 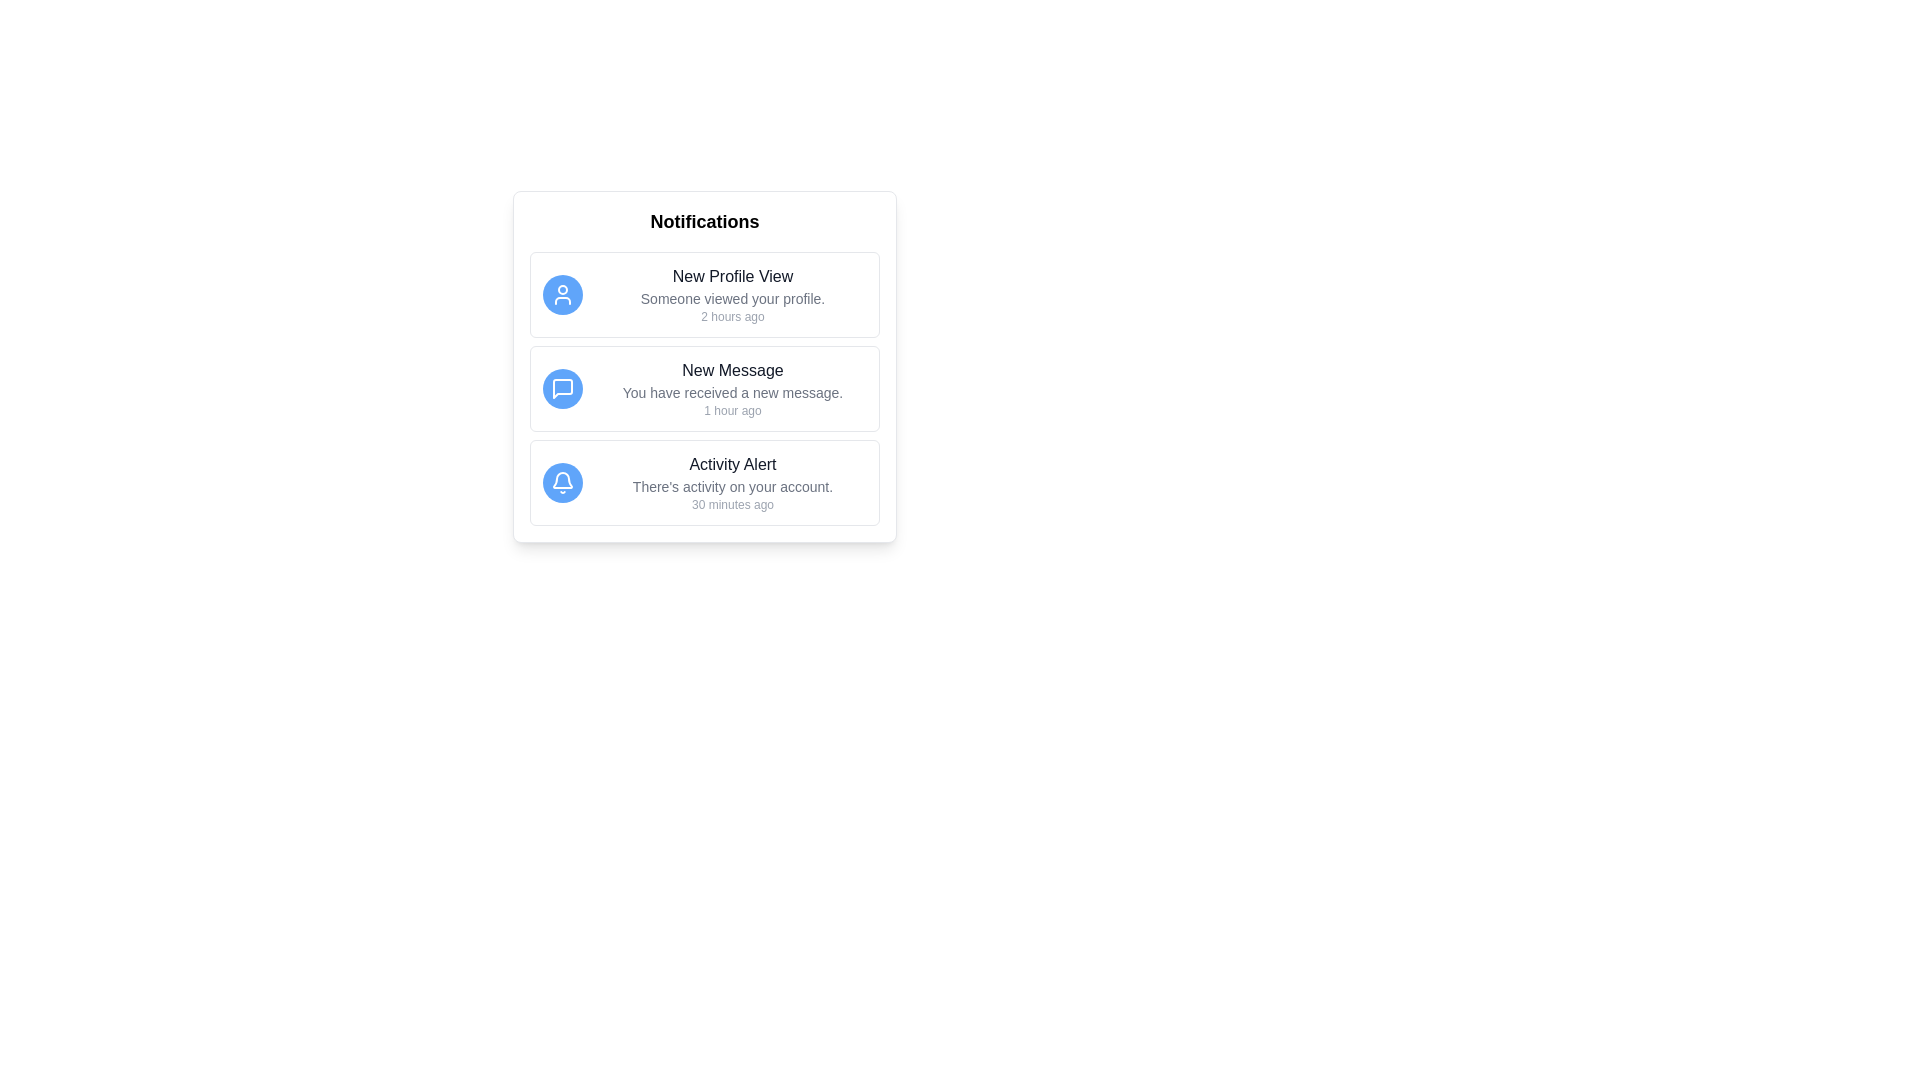 What do you see at coordinates (732, 389) in the screenshot?
I see `the Notification summary element that displays 'New Message', 'You have received a new message.', and '1 hour ago', which is the second notification in the list` at bounding box center [732, 389].